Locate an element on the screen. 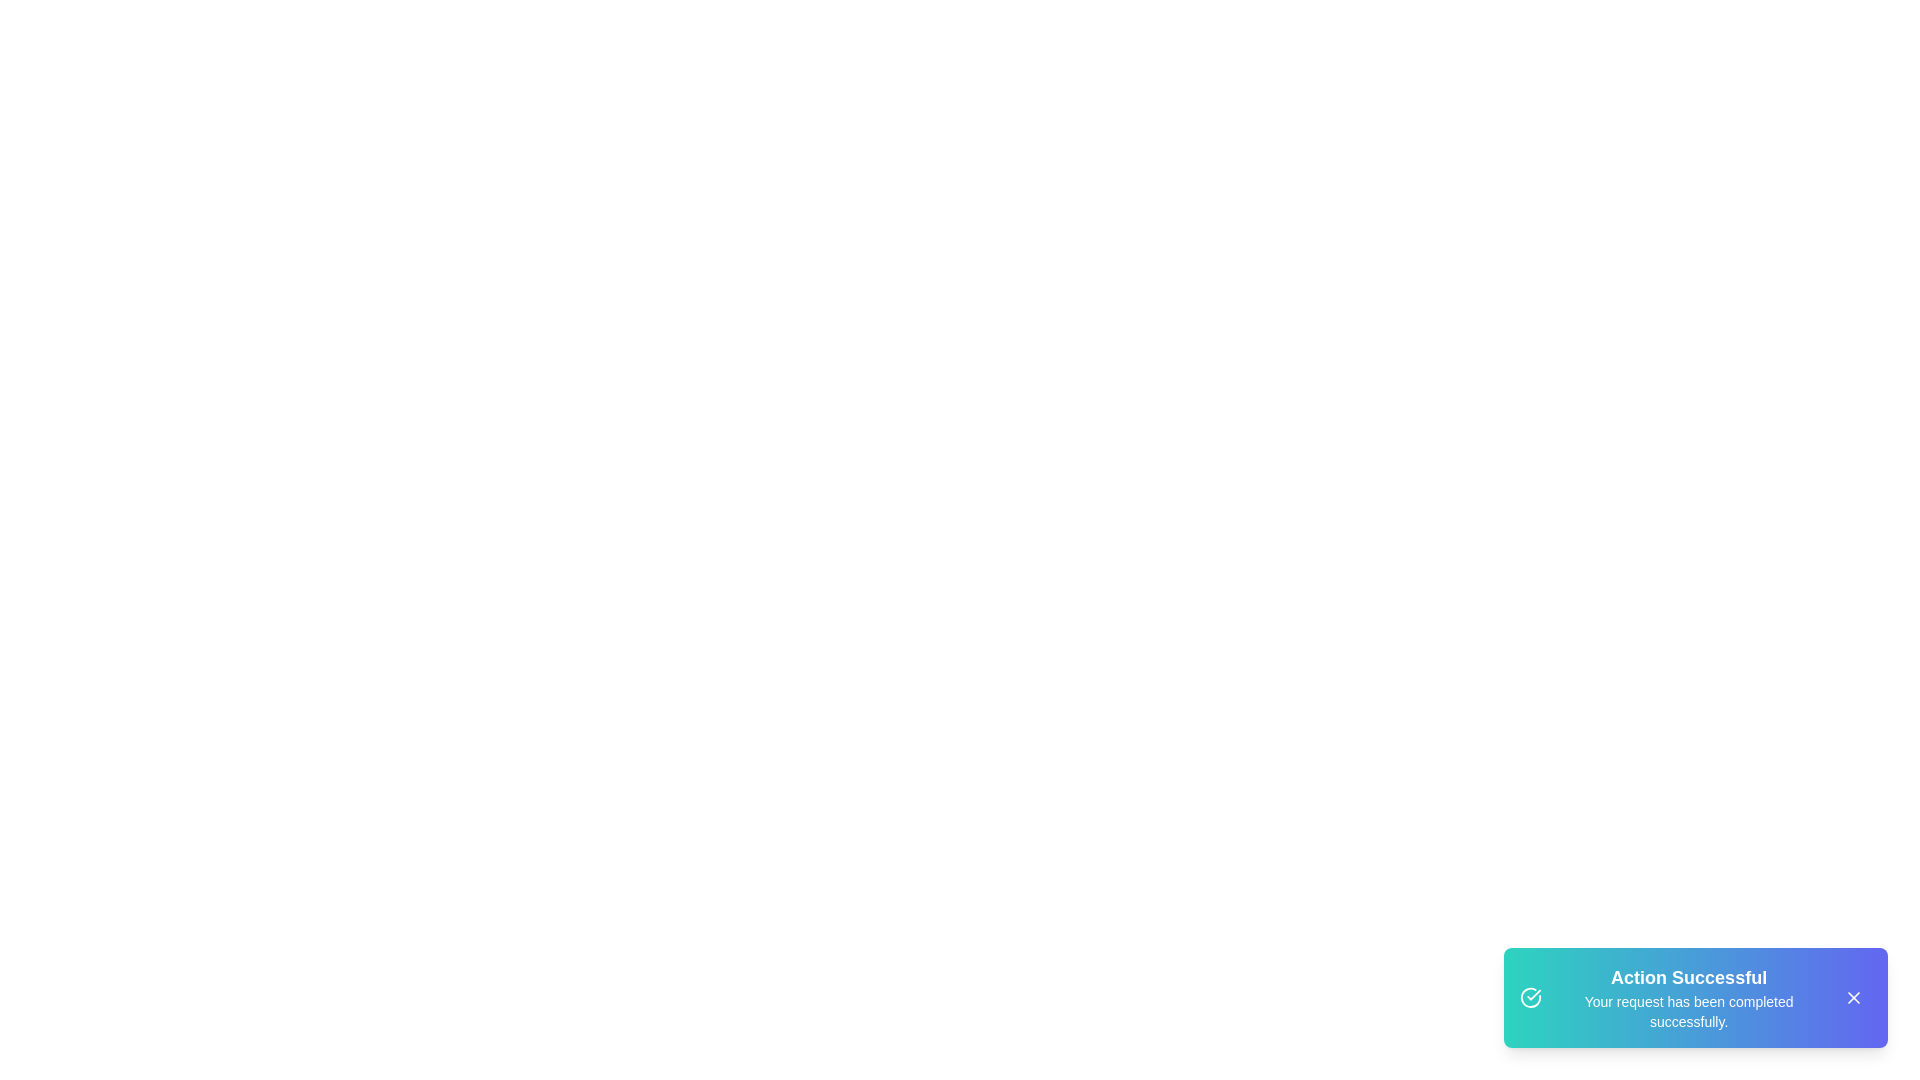 The height and width of the screenshot is (1080, 1920). the close button to observe the hover effect is located at coordinates (1852, 998).